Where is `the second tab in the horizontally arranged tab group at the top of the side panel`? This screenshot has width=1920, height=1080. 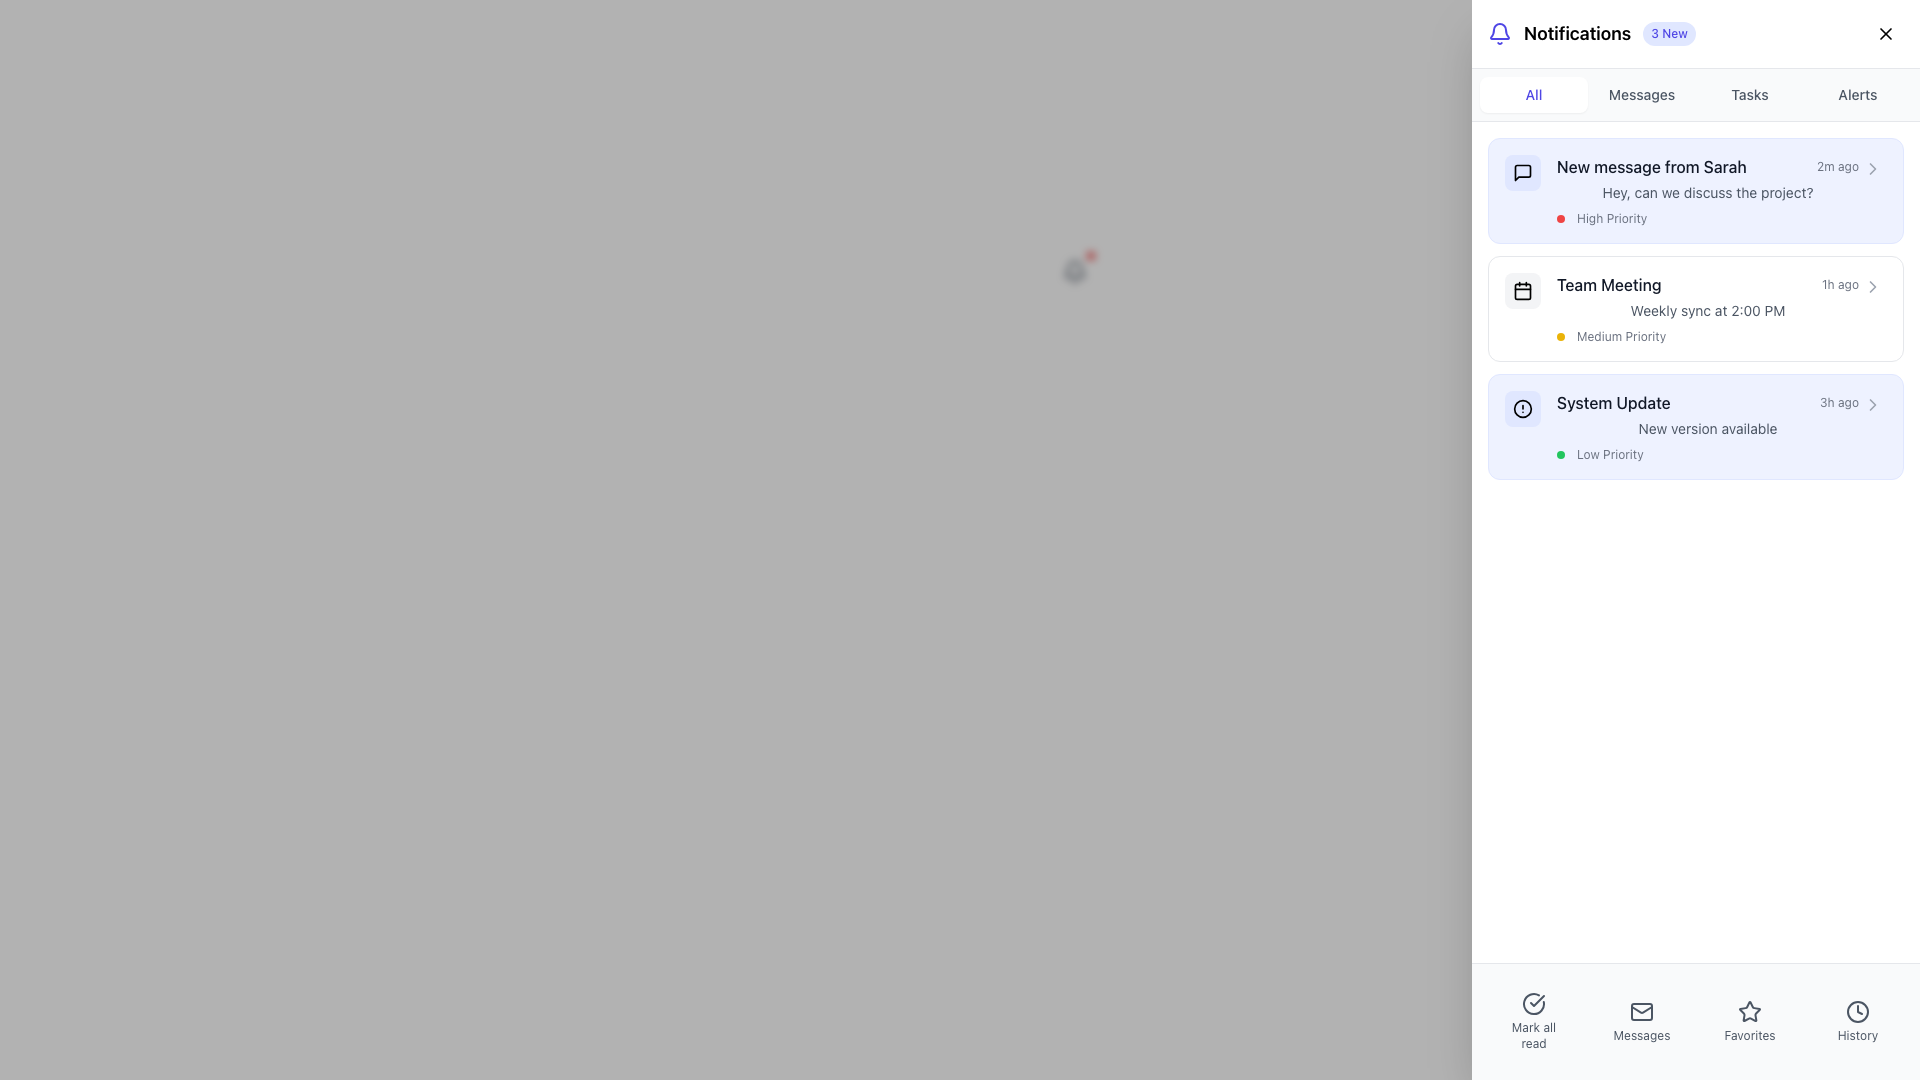 the second tab in the horizontally arranged tab group at the top of the side panel is located at coordinates (1641, 95).